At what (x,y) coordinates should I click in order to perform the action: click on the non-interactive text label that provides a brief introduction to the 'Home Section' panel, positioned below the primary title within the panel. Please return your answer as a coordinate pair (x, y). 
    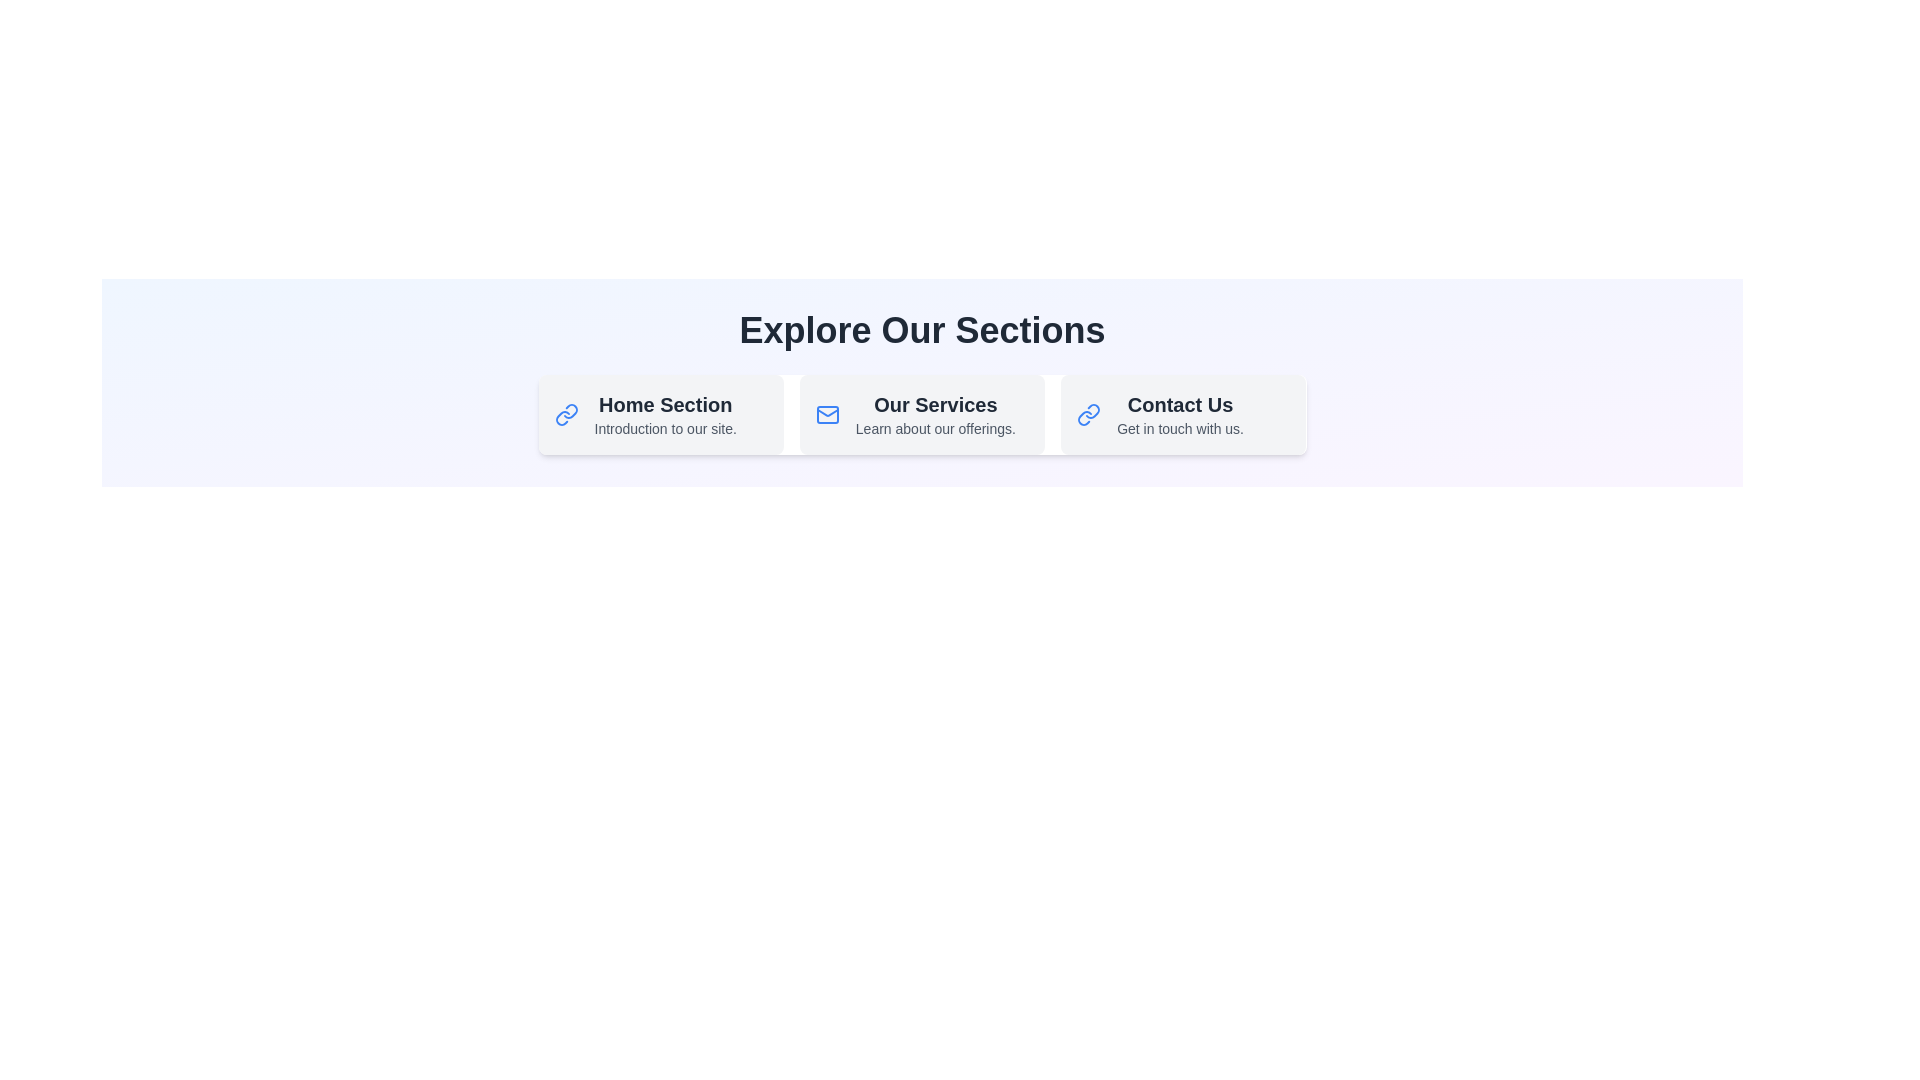
    Looking at the image, I should click on (665, 427).